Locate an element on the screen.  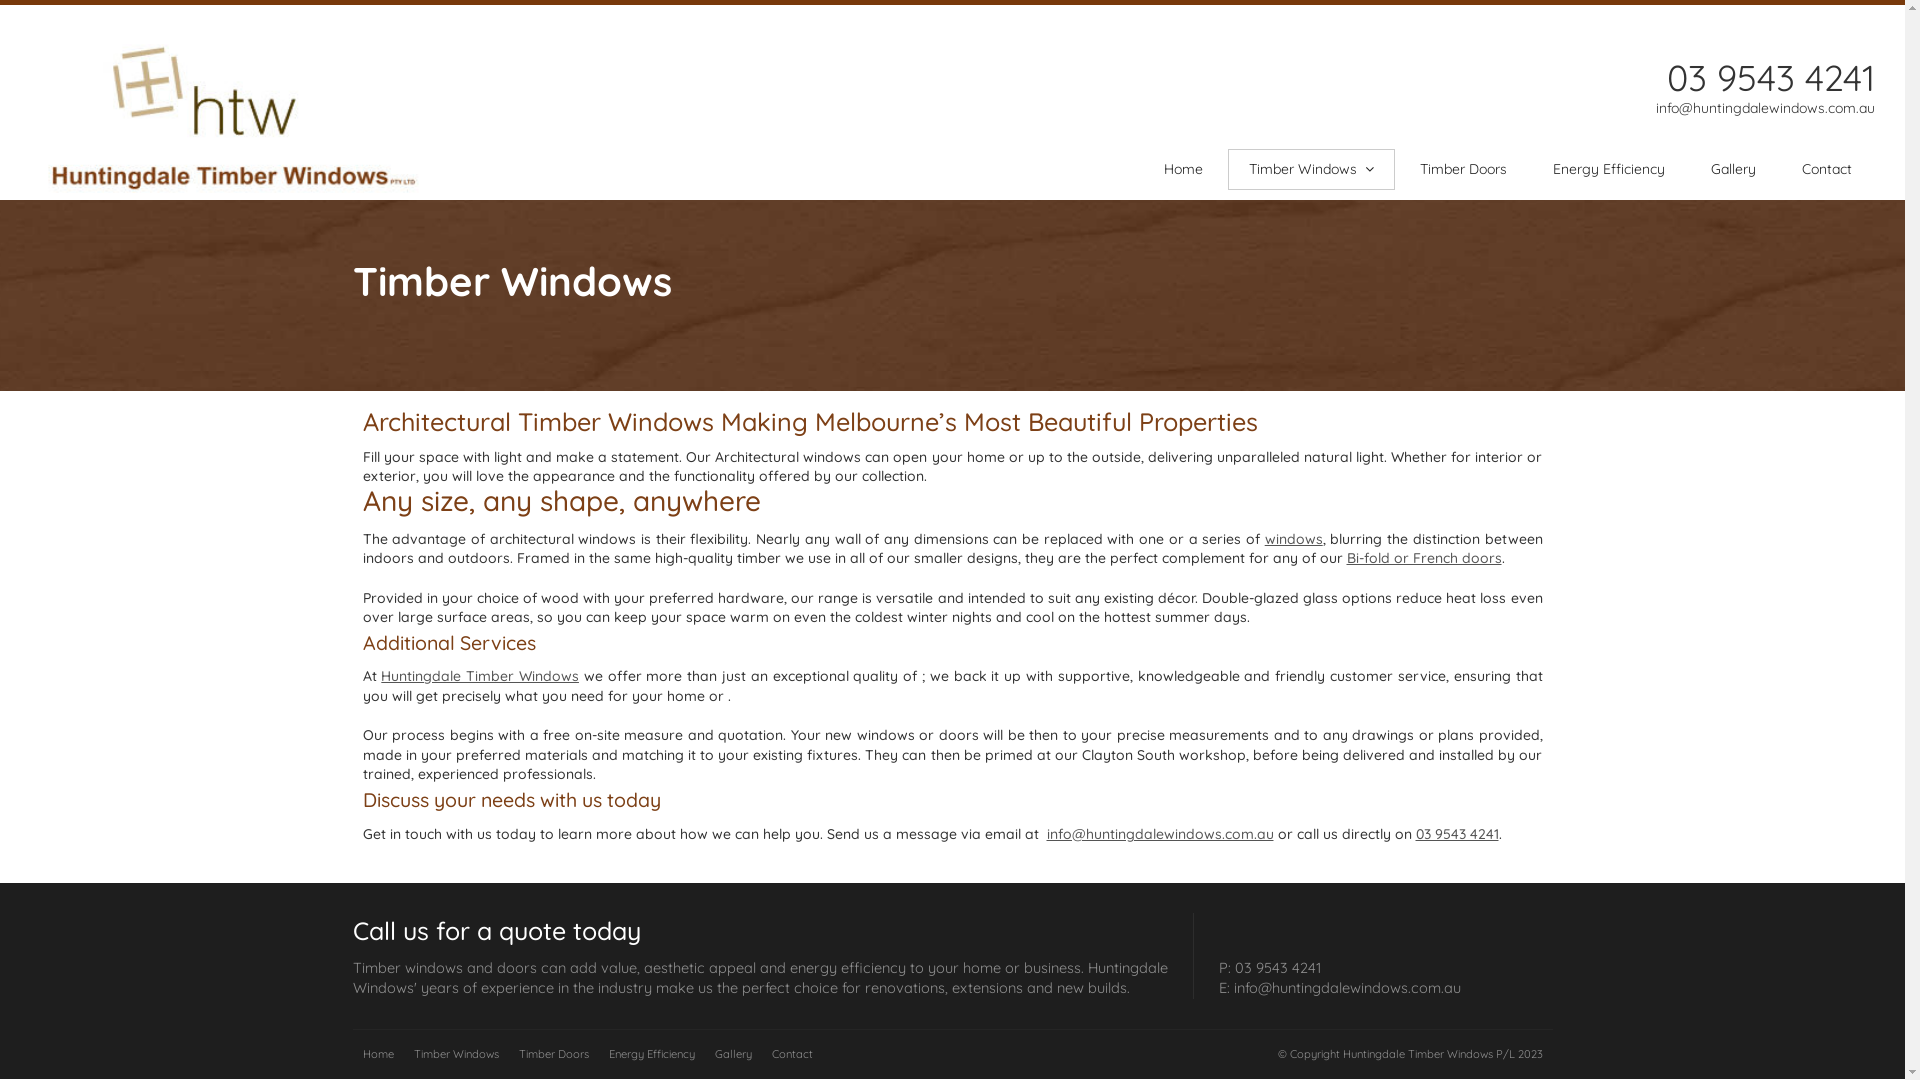
'Contact' is located at coordinates (1827, 168).